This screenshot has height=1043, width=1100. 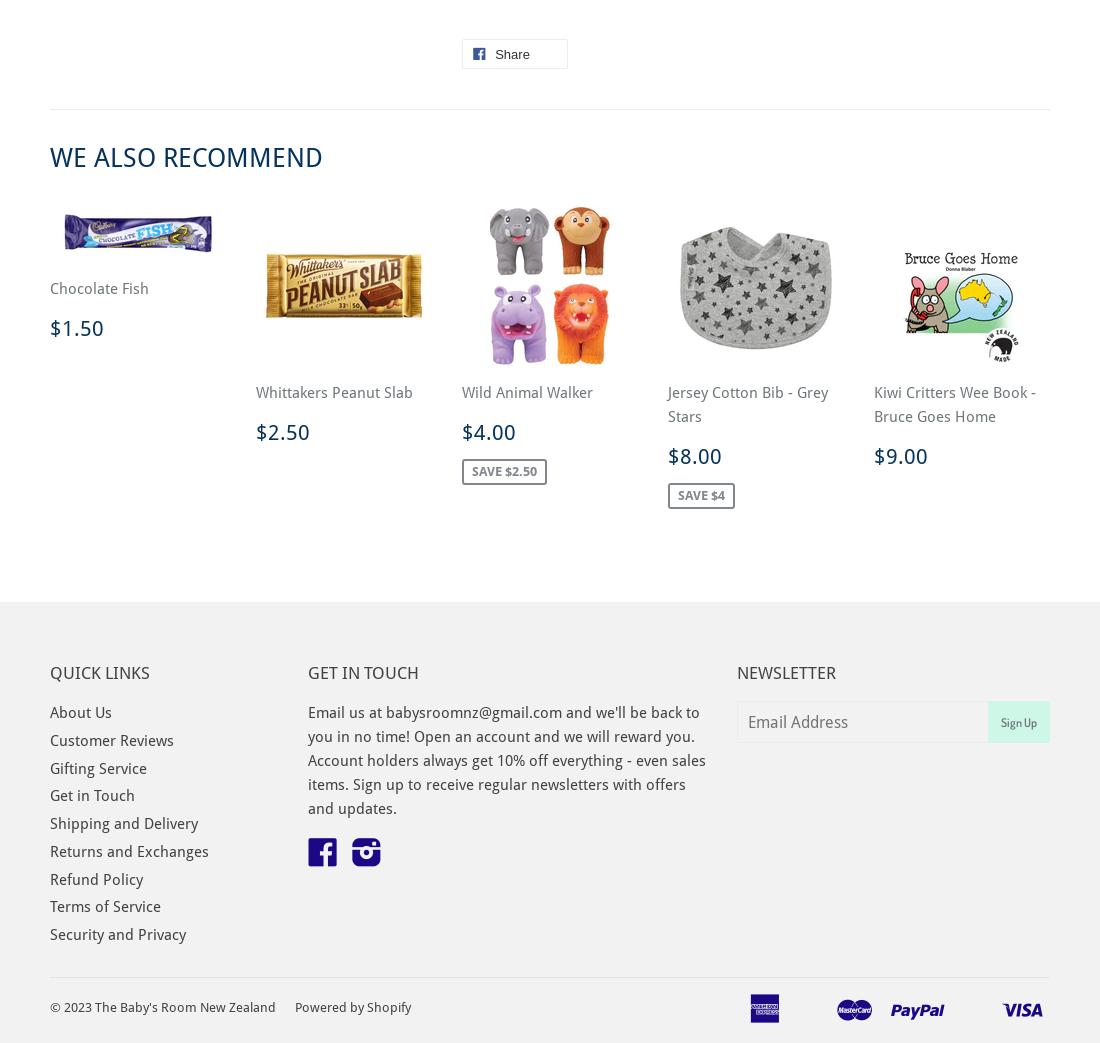 What do you see at coordinates (118, 934) in the screenshot?
I see `'Security and Privacy'` at bounding box center [118, 934].